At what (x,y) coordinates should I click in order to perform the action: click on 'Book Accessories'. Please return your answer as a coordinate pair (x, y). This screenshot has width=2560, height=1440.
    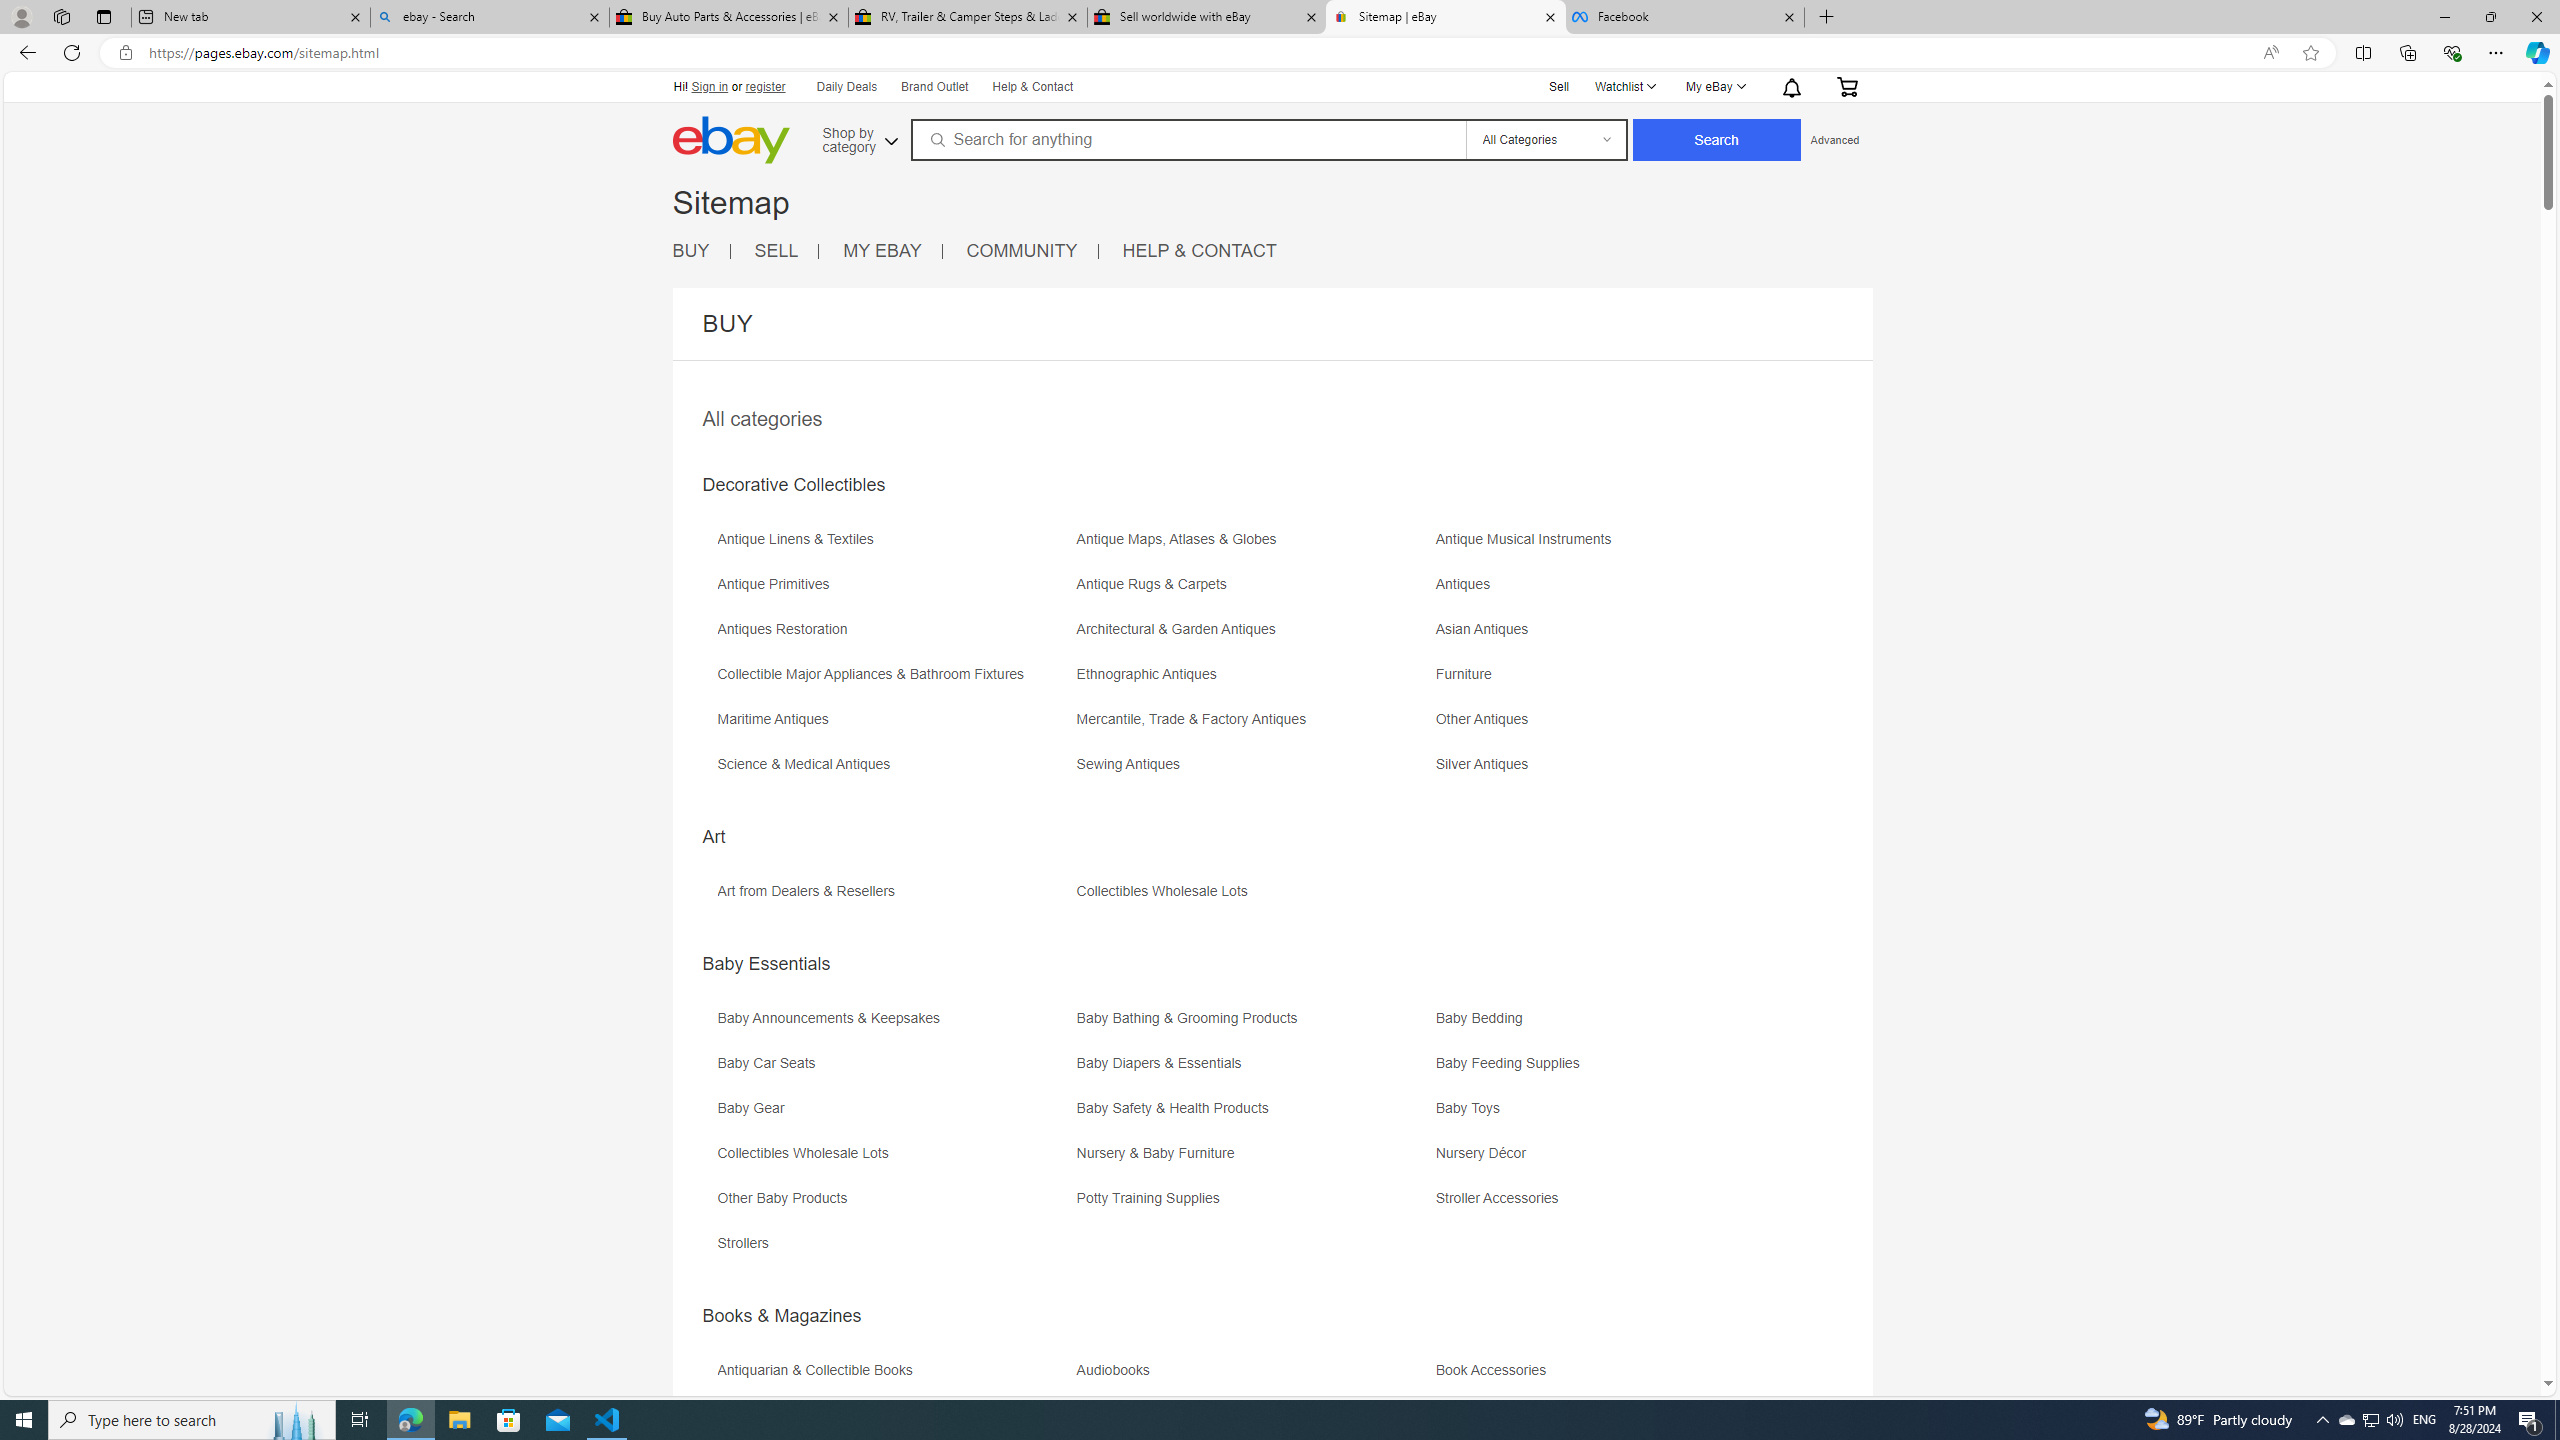
    Looking at the image, I should click on (1496, 1370).